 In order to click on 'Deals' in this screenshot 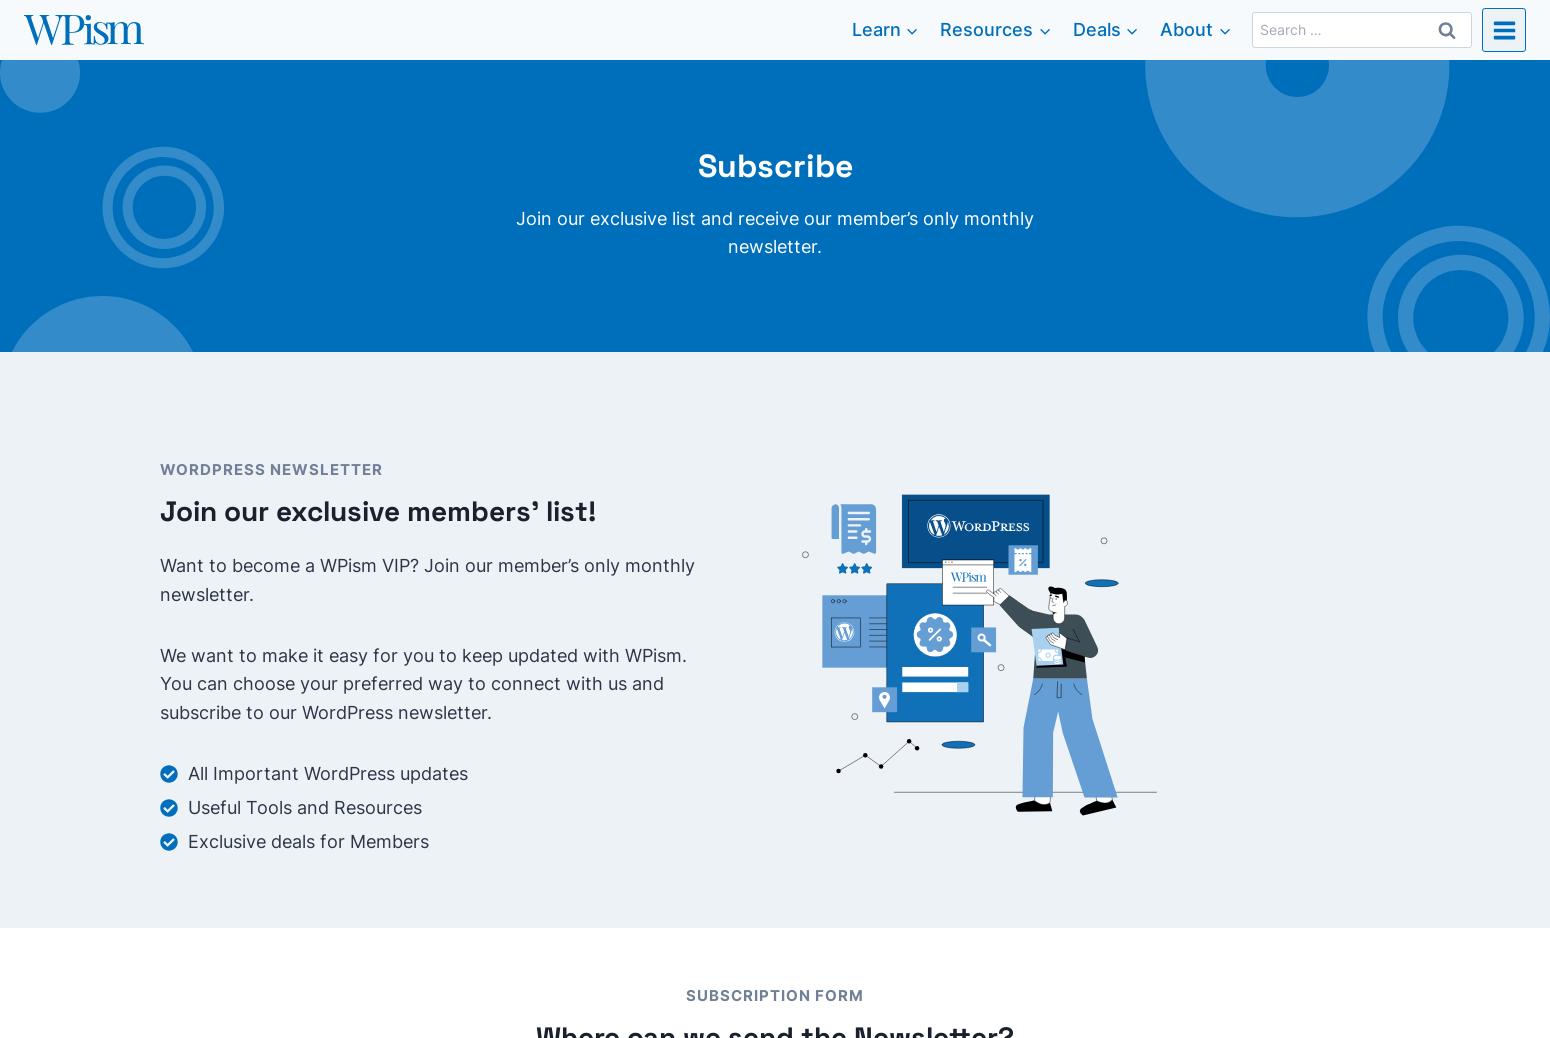, I will do `click(1095, 27)`.